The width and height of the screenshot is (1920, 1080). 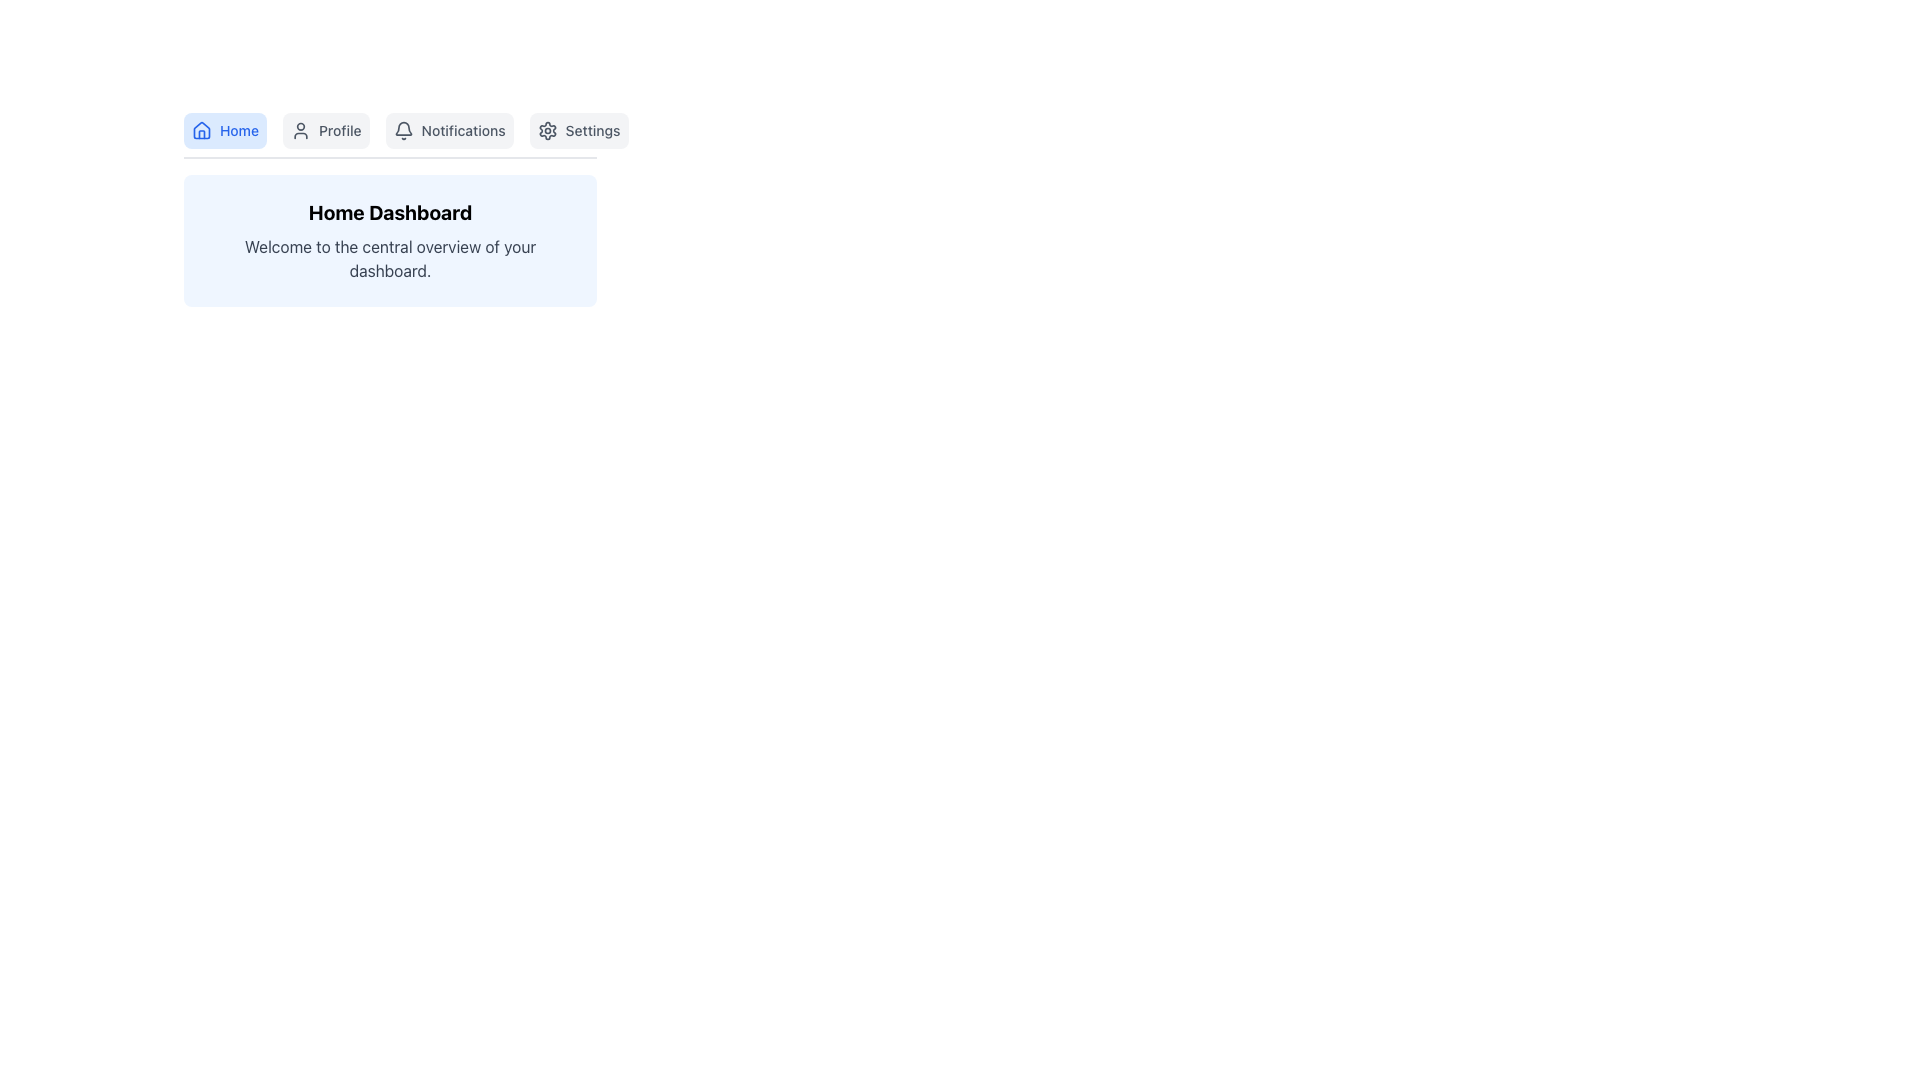 What do you see at coordinates (390, 135) in the screenshot?
I see `the navigation label in the Navigation Bar Section` at bounding box center [390, 135].